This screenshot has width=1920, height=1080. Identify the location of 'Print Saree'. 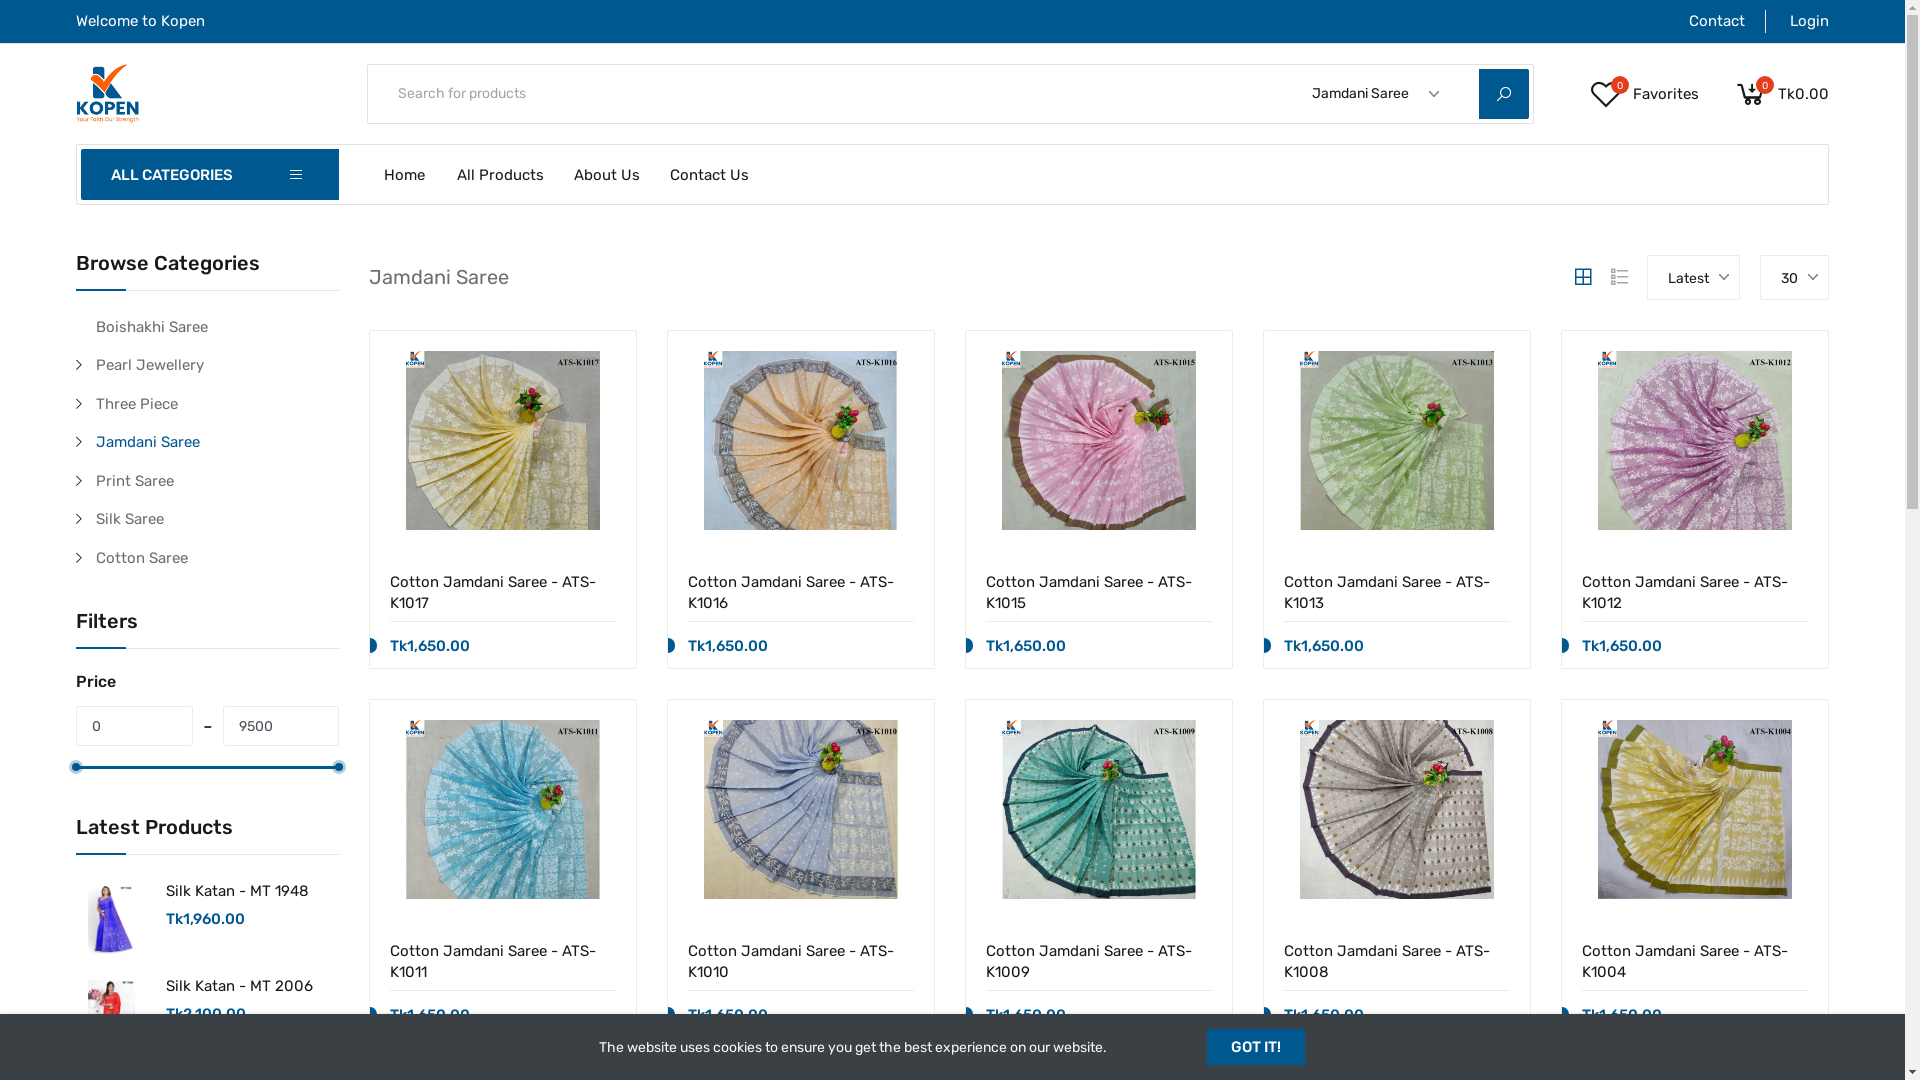
(95, 481).